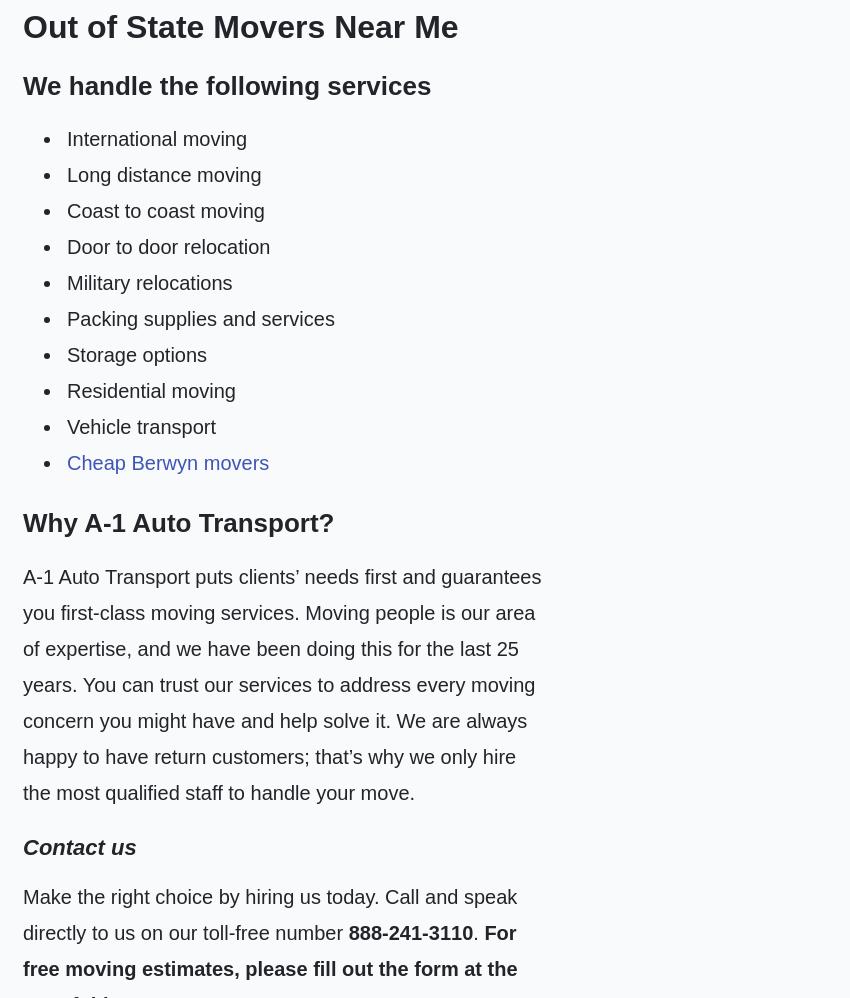 Image resolution: width=850 pixels, height=998 pixels. Describe the element at coordinates (137, 353) in the screenshot. I see `'Storage options'` at that location.